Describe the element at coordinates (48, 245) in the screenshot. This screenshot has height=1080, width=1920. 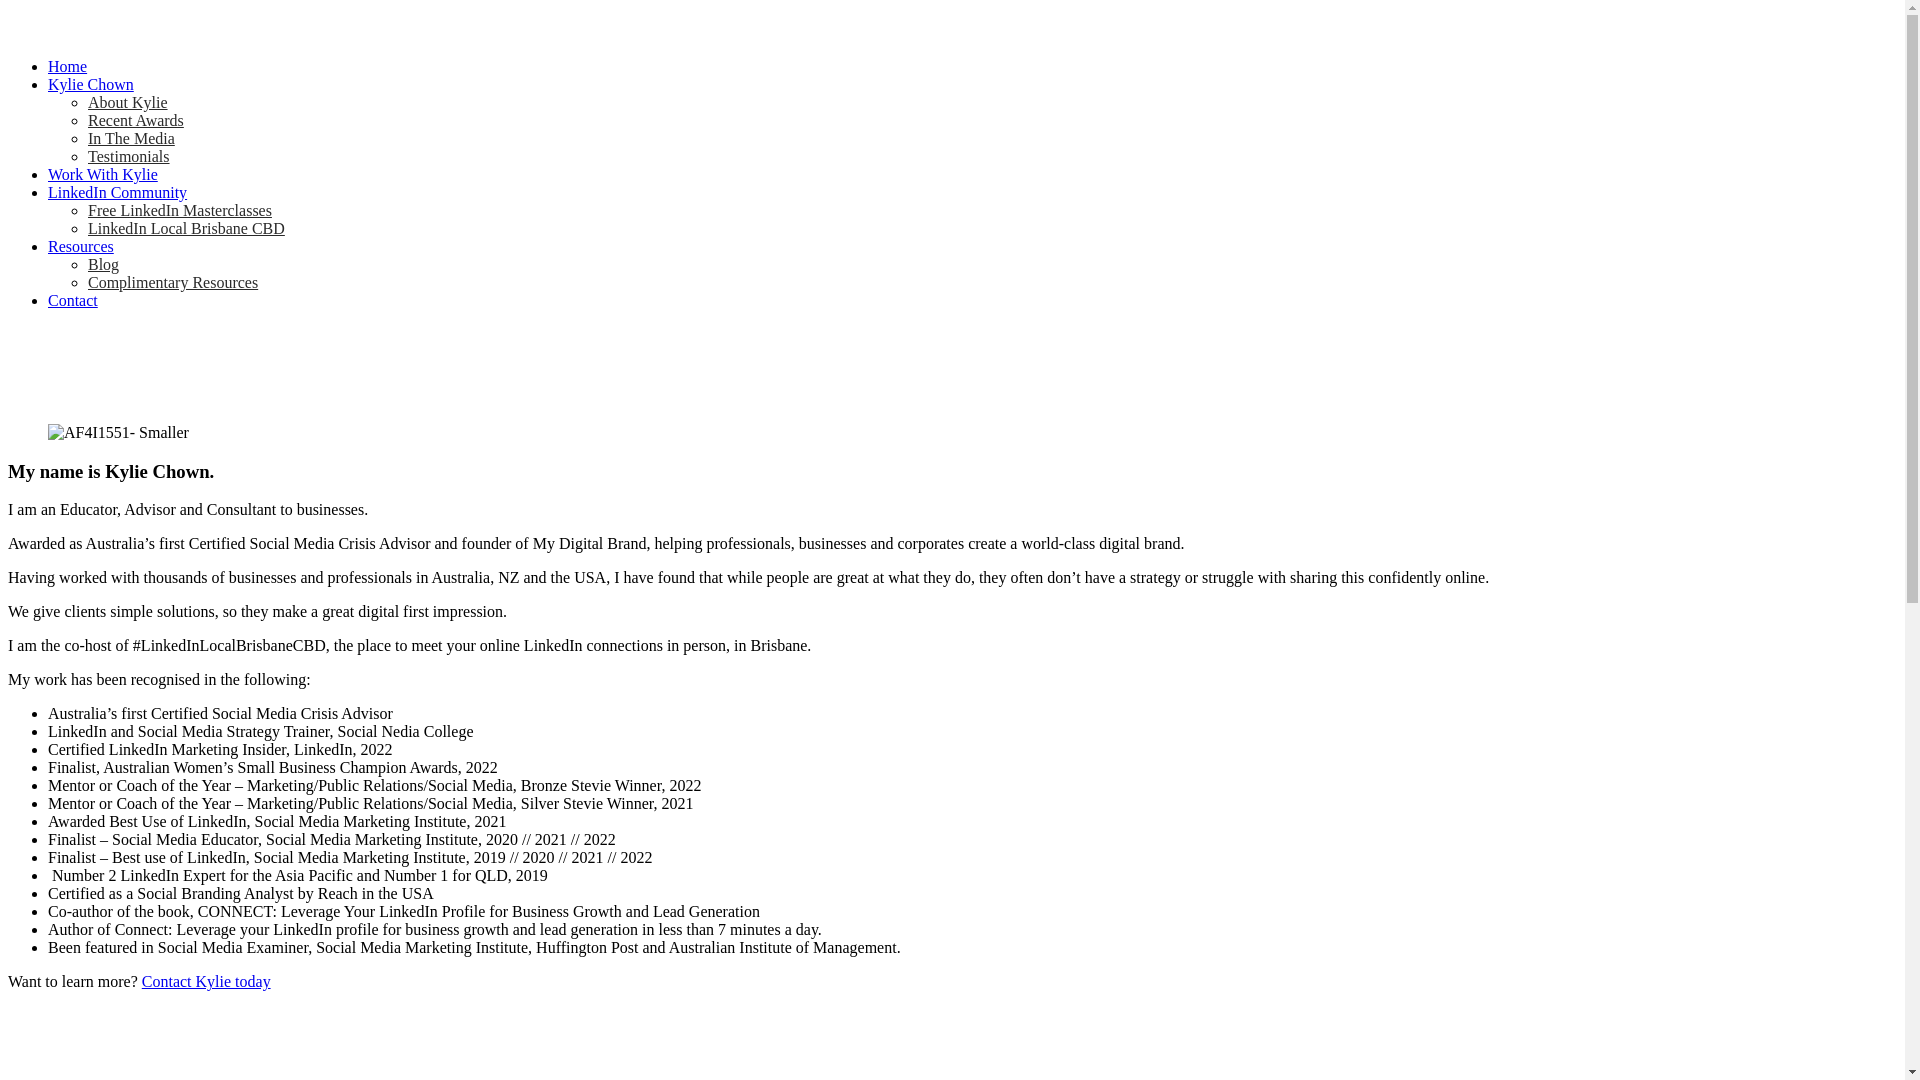
I see `'Resources'` at that location.